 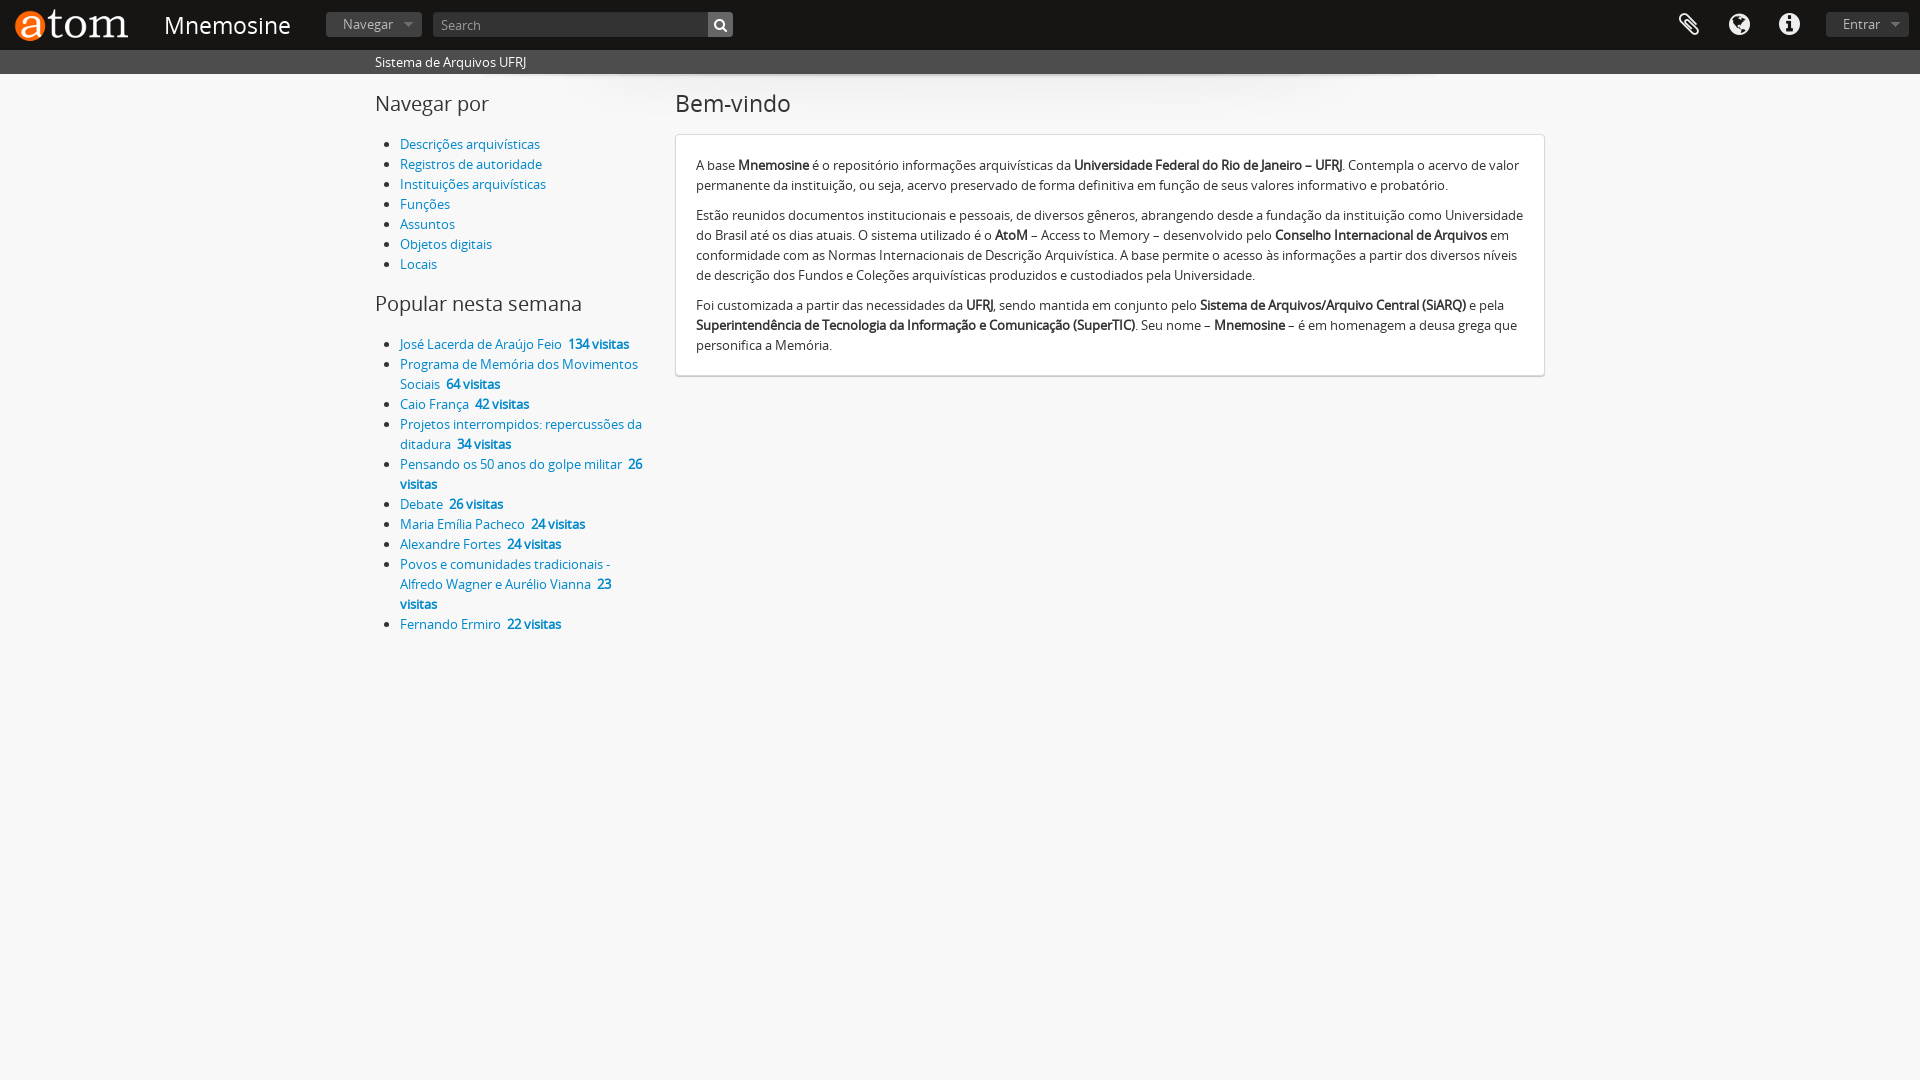 What do you see at coordinates (469, 163) in the screenshot?
I see `'Registros de autoridade'` at bounding box center [469, 163].